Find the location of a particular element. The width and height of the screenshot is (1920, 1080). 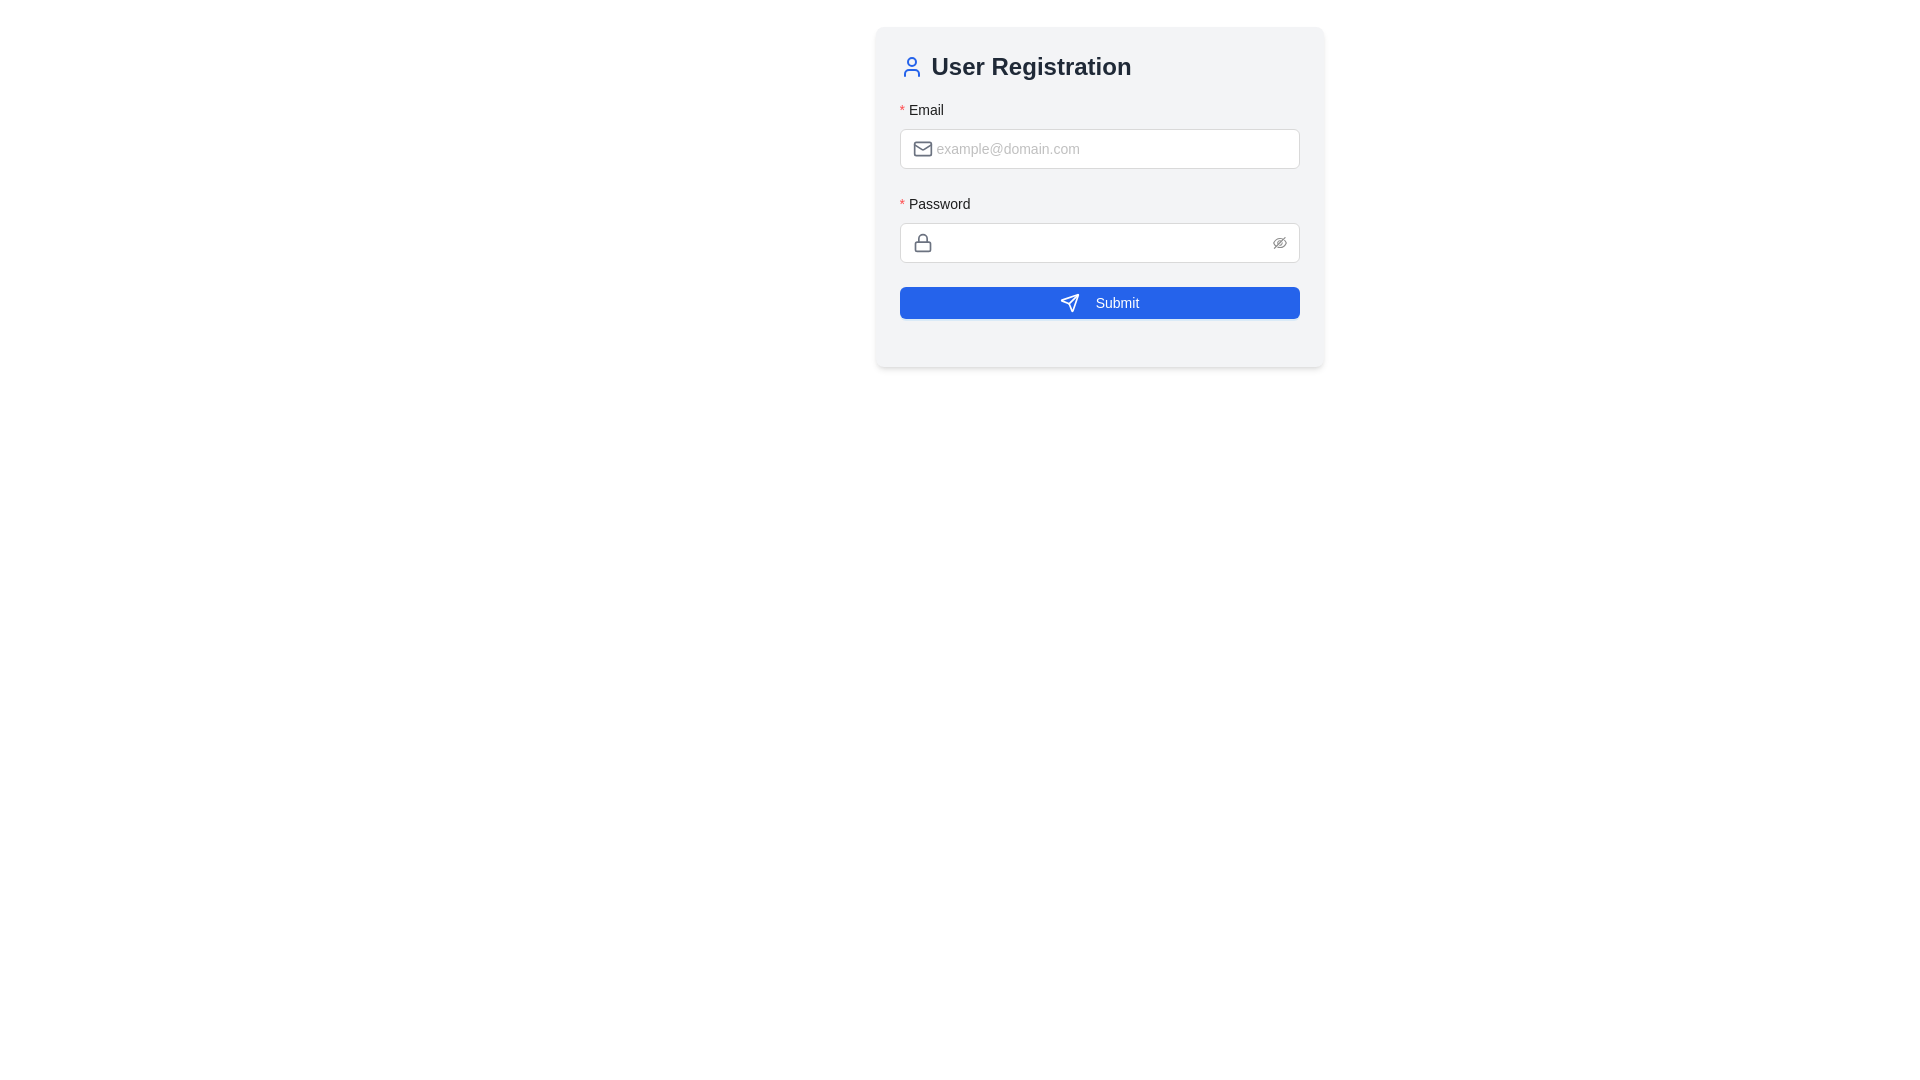

the lock icon located on the left side of the password input field in the User Registration dialog, which denotes the password field as secure is located at coordinates (921, 242).